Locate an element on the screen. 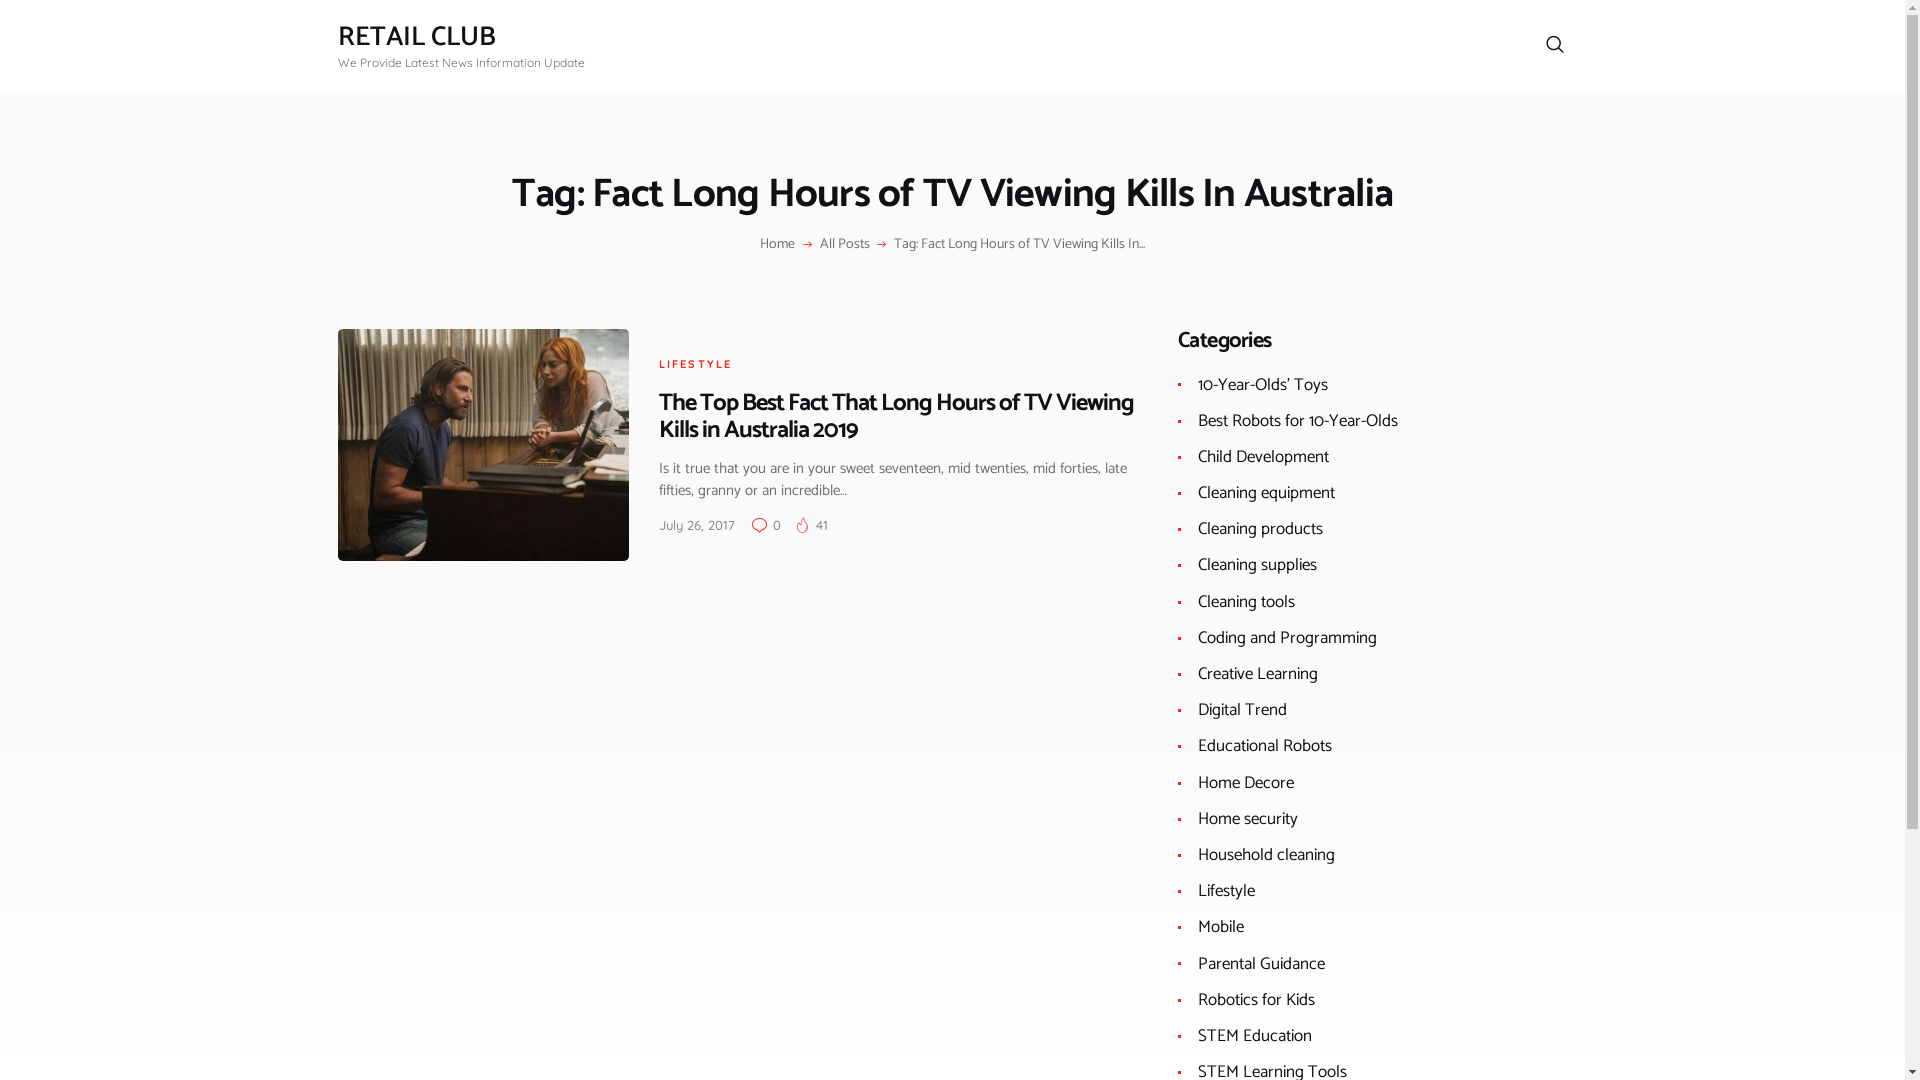  'Cleaning products' is located at coordinates (1198, 527).